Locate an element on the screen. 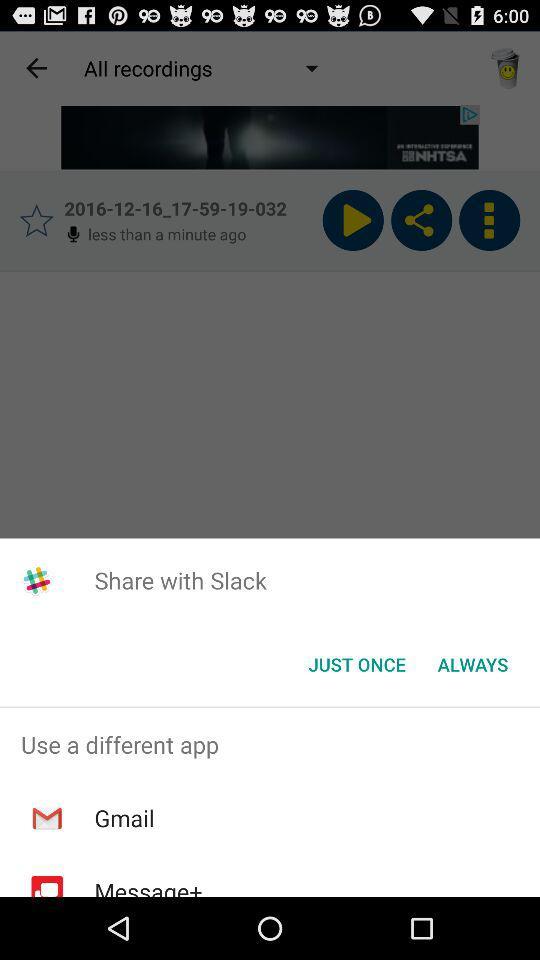 Image resolution: width=540 pixels, height=960 pixels. the always is located at coordinates (472, 664).